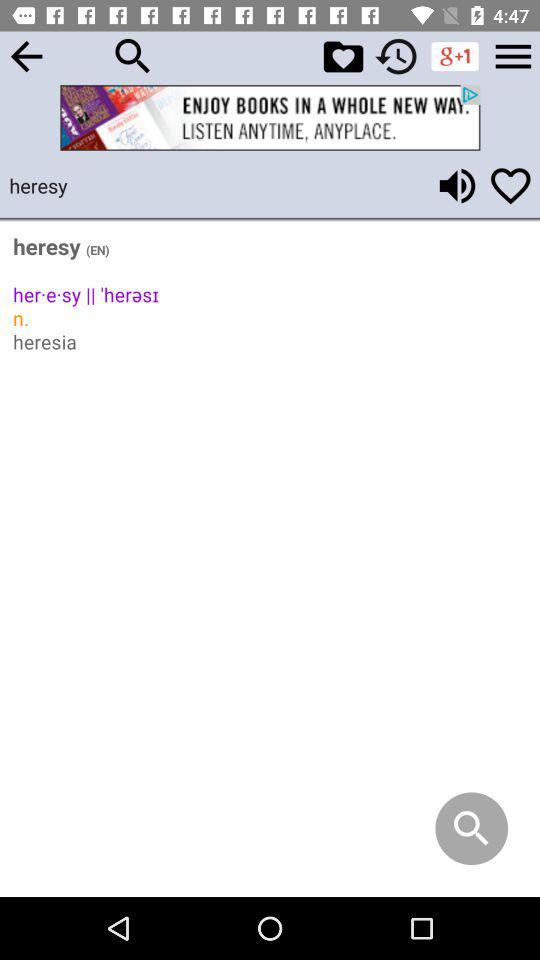 The width and height of the screenshot is (540, 960). I want to click on the favorite icon, so click(510, 185).